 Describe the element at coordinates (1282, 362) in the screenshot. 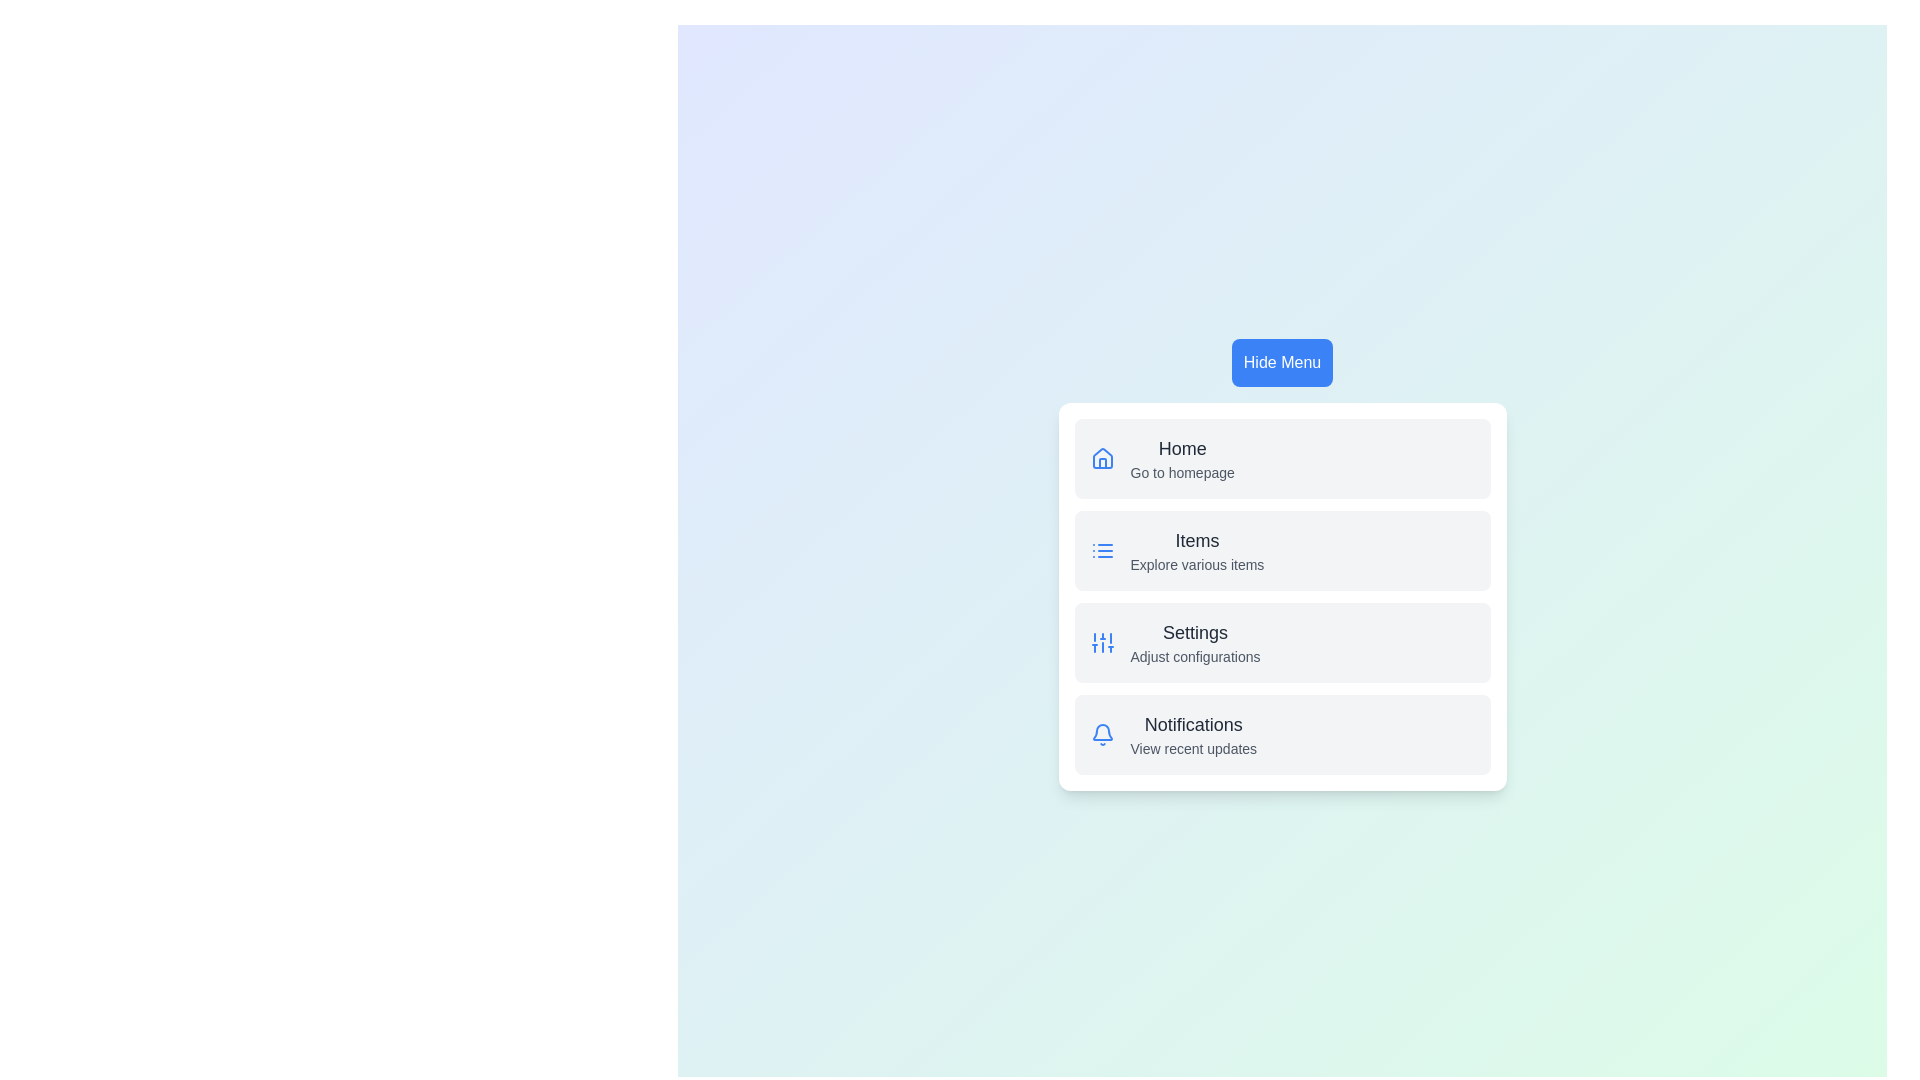

I see `the 'Hide Menu' button to toggle the menu visibility` at that location.